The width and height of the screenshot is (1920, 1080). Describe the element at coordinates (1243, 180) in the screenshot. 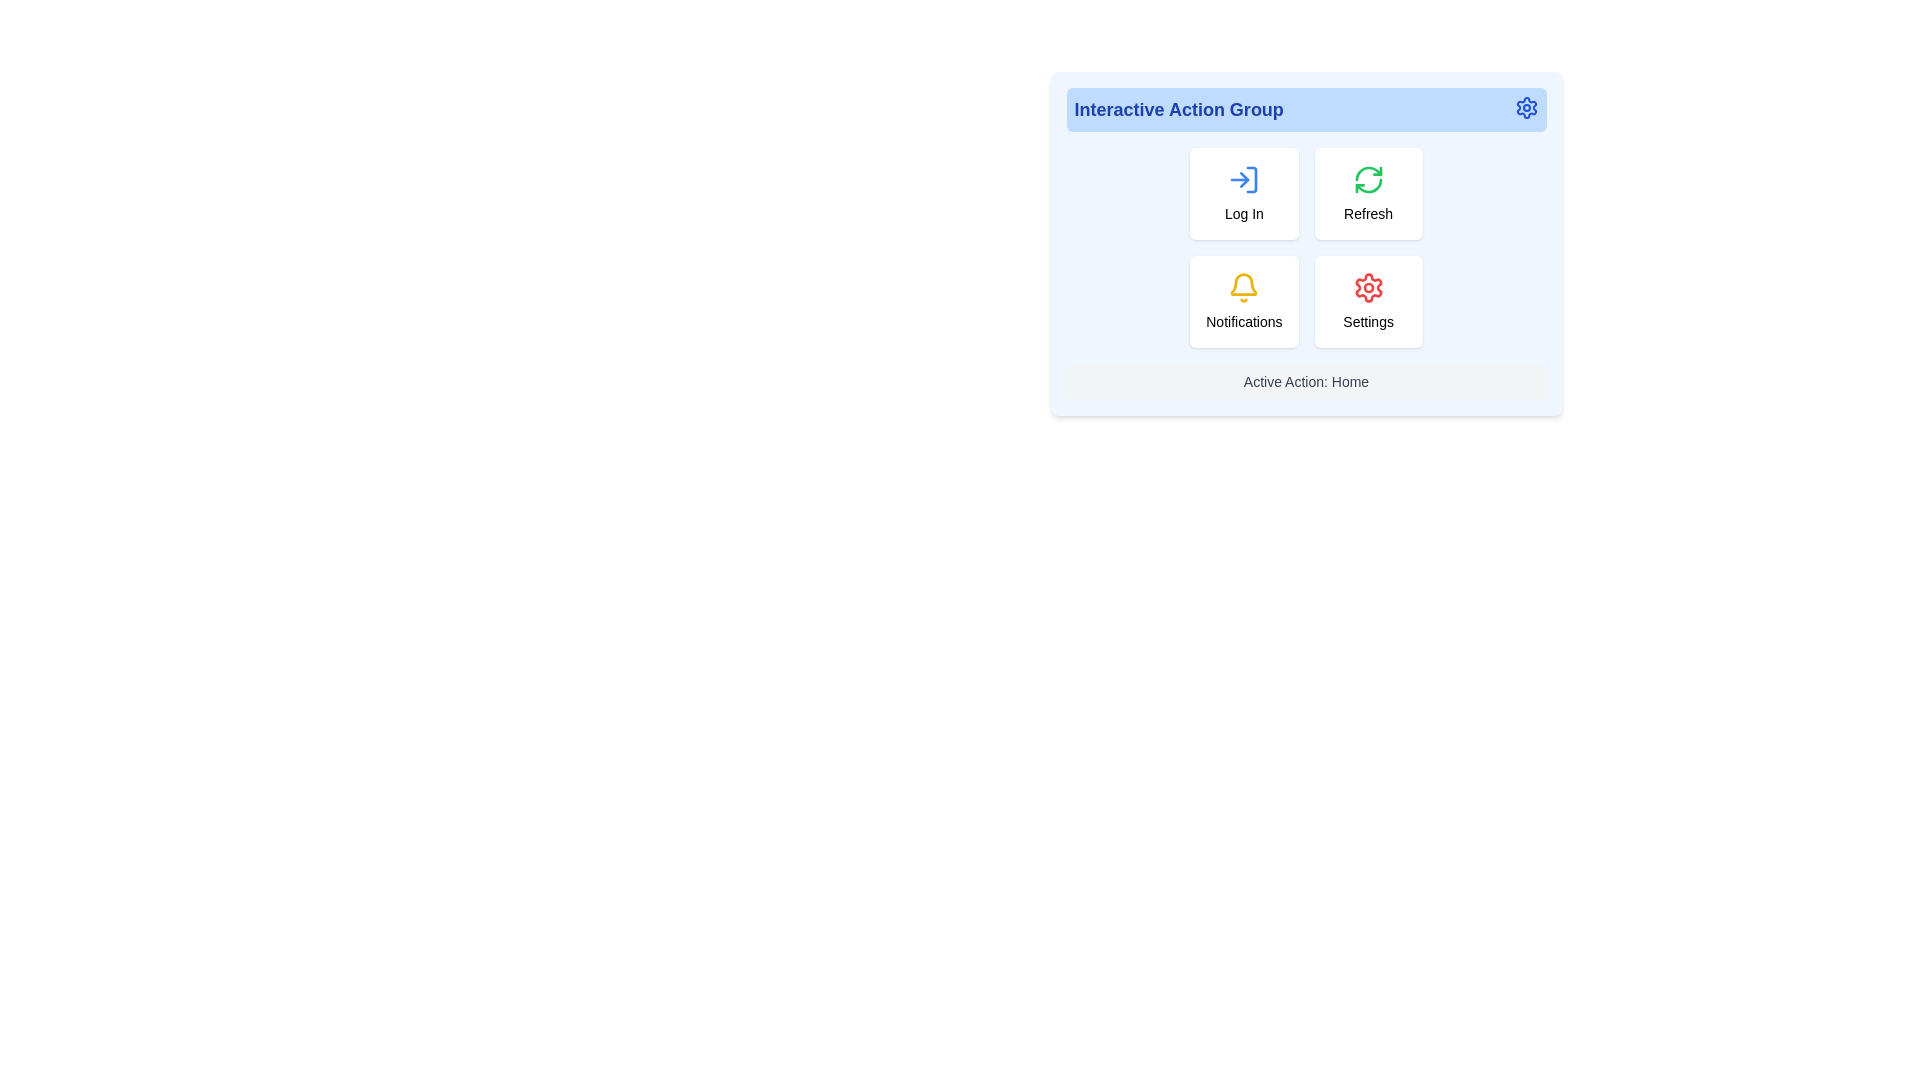

I see `'log in' icon located at the upper left corner of the 'Interactive Action Group' section, positioned above the text 'Log In'` at that location.